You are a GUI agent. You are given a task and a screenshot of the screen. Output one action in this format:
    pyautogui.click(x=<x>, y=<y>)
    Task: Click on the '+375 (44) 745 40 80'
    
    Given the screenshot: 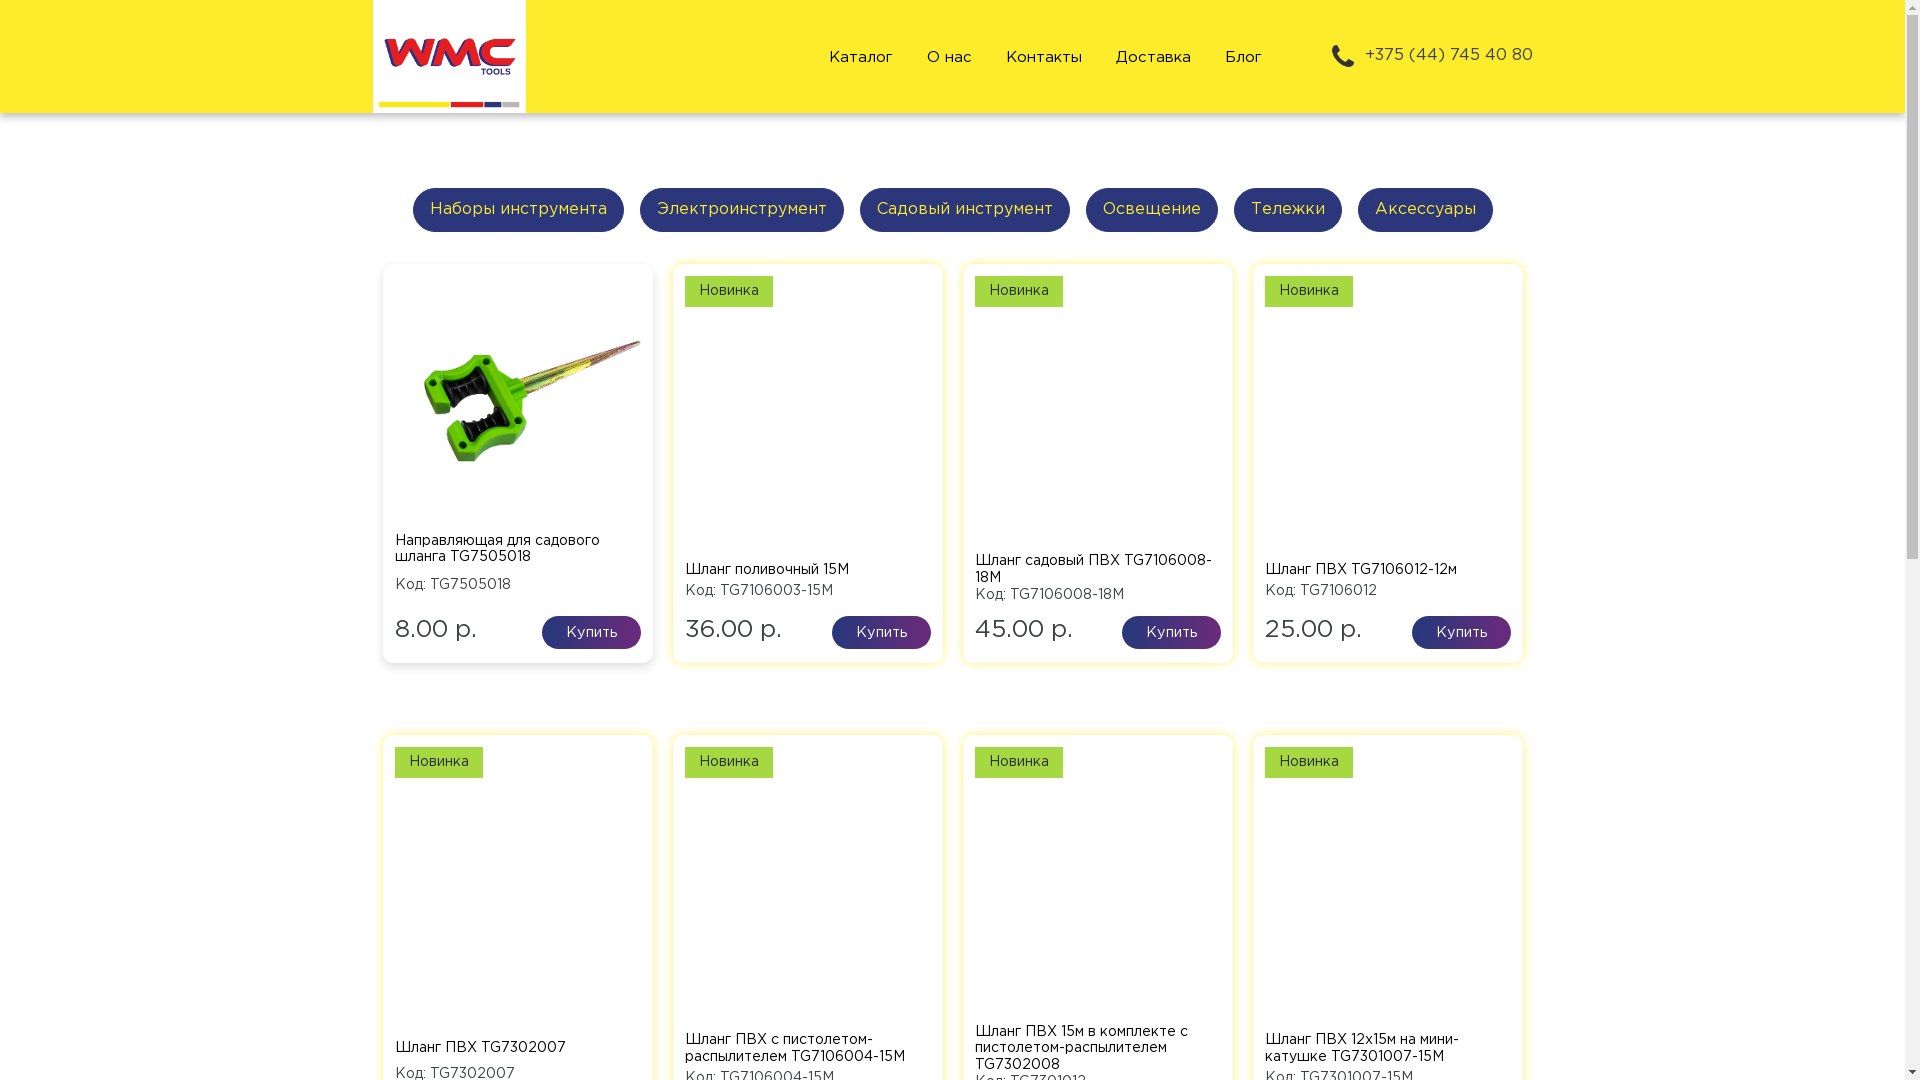 What is the action you would take?
    pyautogui.click(x=1429, y=55)
    